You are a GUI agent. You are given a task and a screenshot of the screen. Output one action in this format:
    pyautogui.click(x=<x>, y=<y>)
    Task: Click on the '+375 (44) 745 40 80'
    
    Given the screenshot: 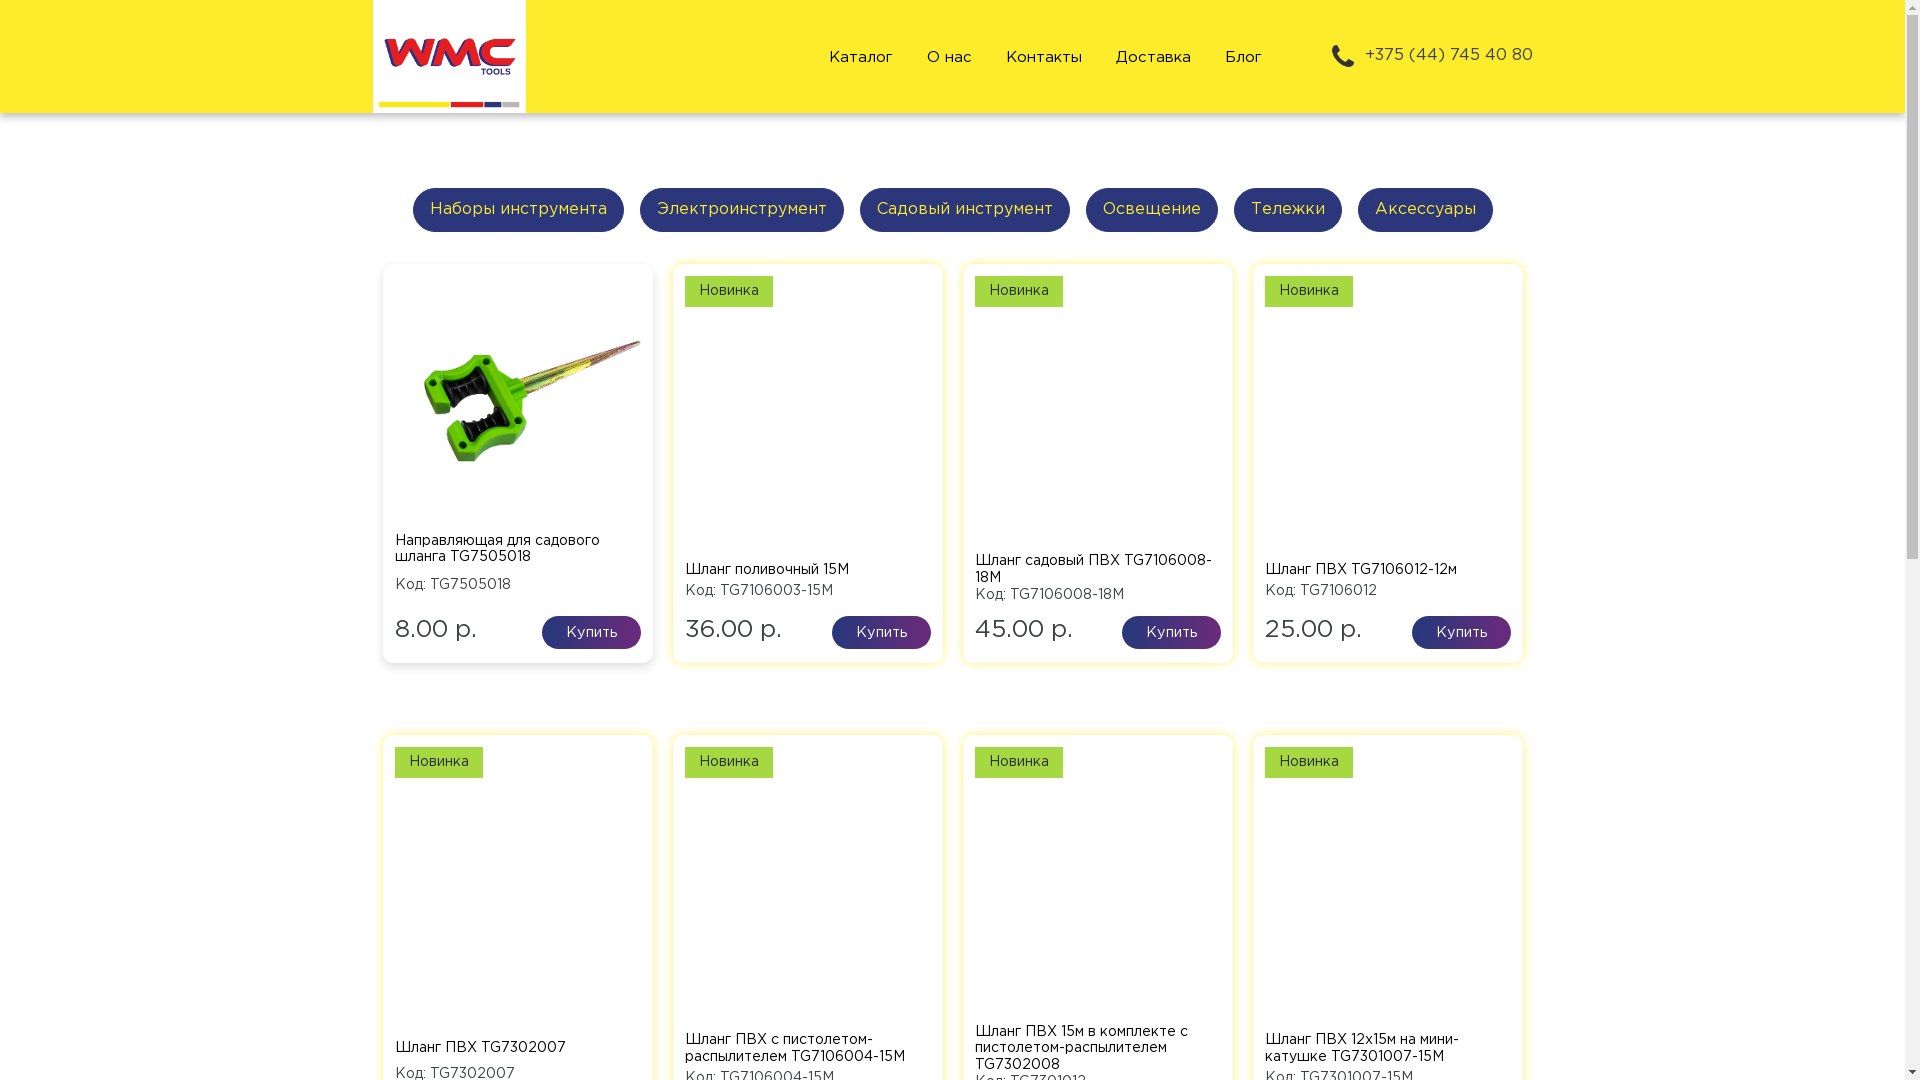 What is the action you would take?
    pyautogui.click(x=1429, y=55)
    